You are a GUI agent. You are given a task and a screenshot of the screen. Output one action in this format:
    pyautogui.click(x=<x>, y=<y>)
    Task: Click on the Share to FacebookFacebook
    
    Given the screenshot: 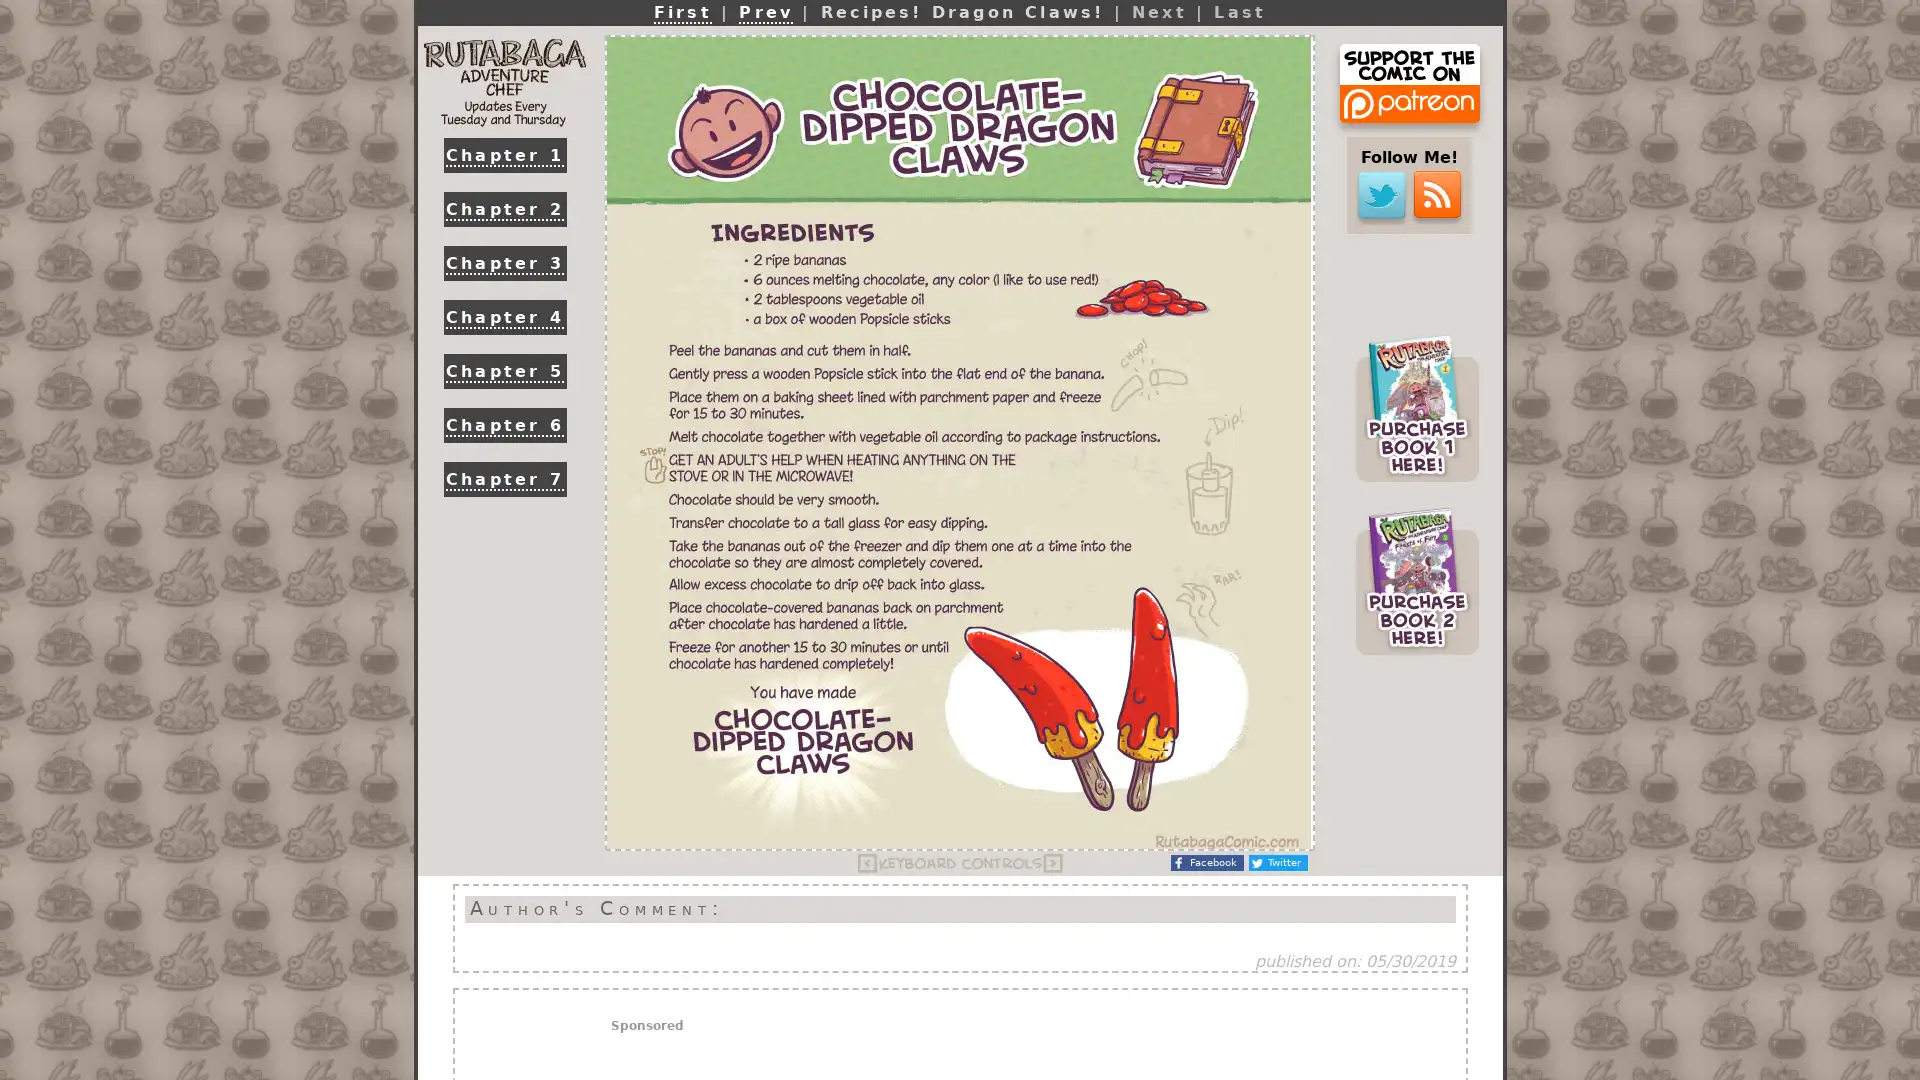 What is the action you would take?
    pyautogui.click(x=1206, y=862)
    